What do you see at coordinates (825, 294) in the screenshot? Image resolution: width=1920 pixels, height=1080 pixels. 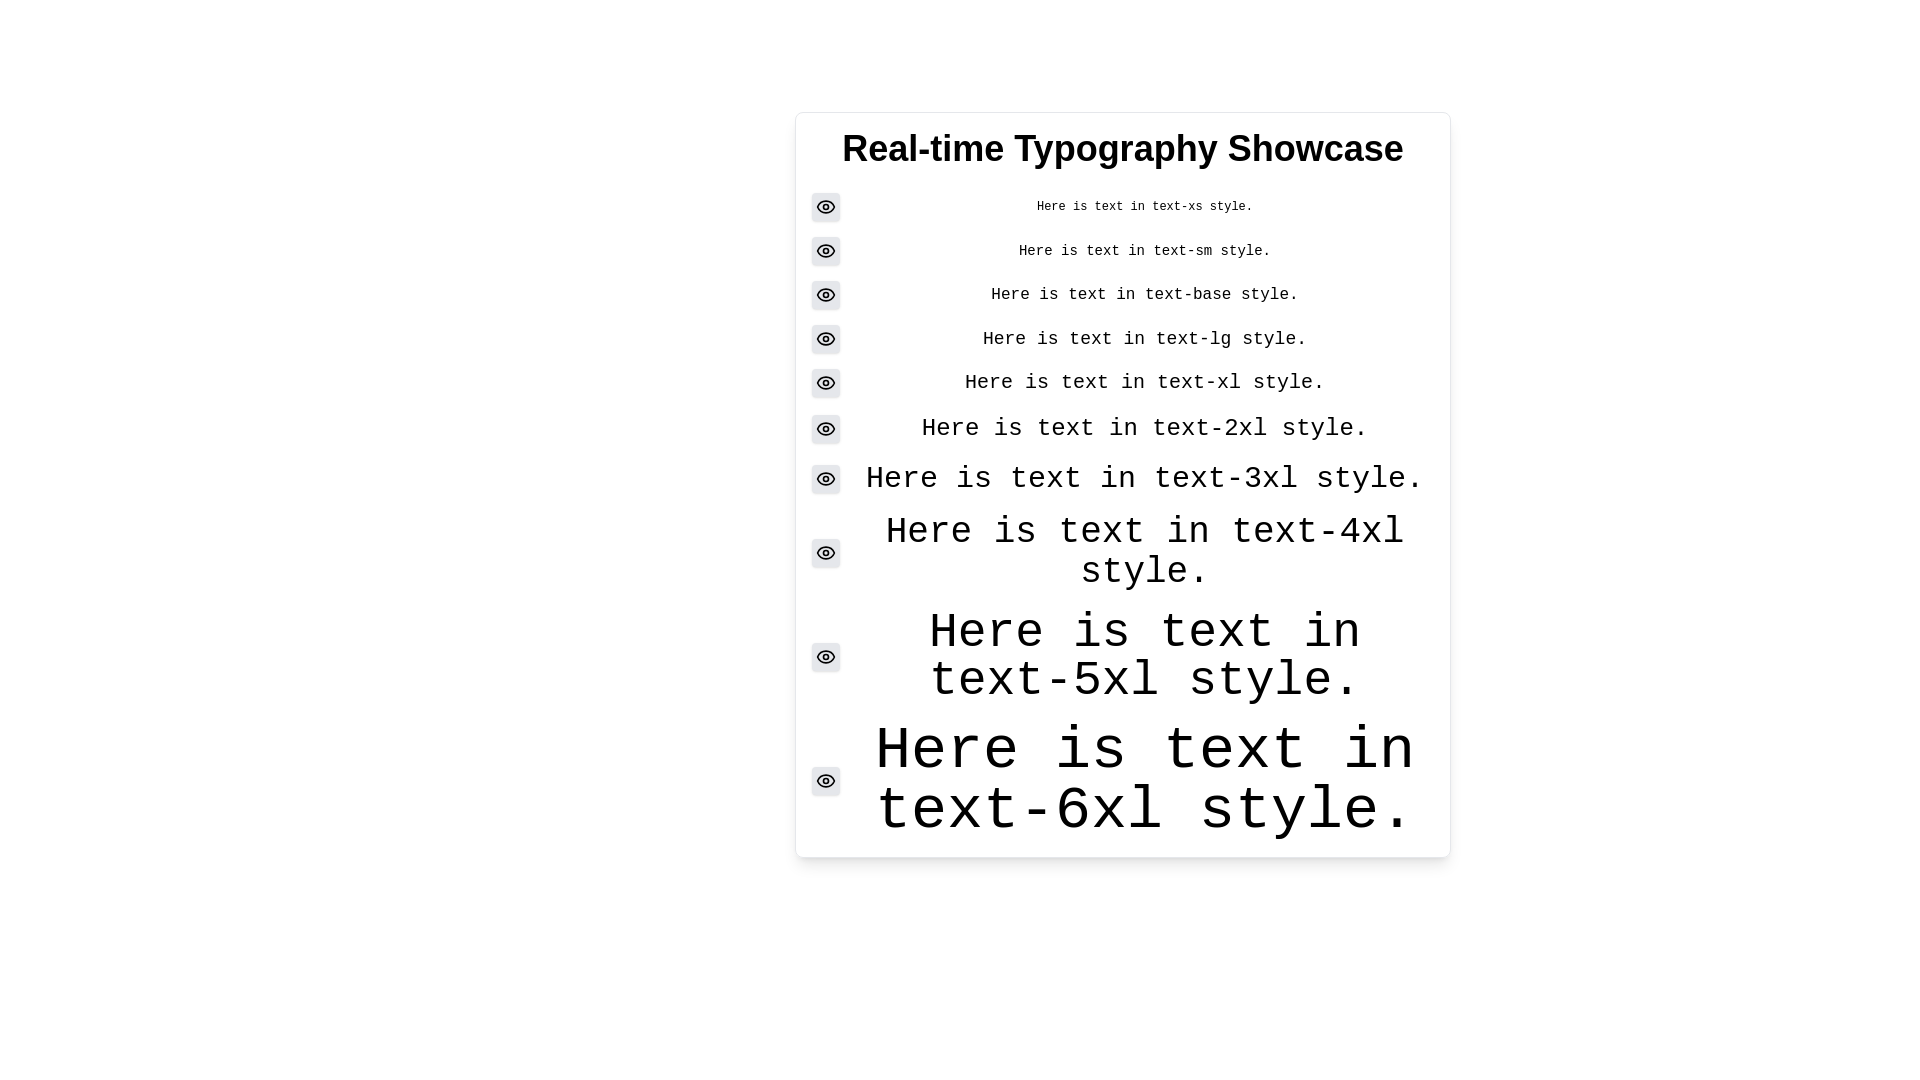 I see `the upper outline segment of the eye icon` at bounding box center [825, 294].